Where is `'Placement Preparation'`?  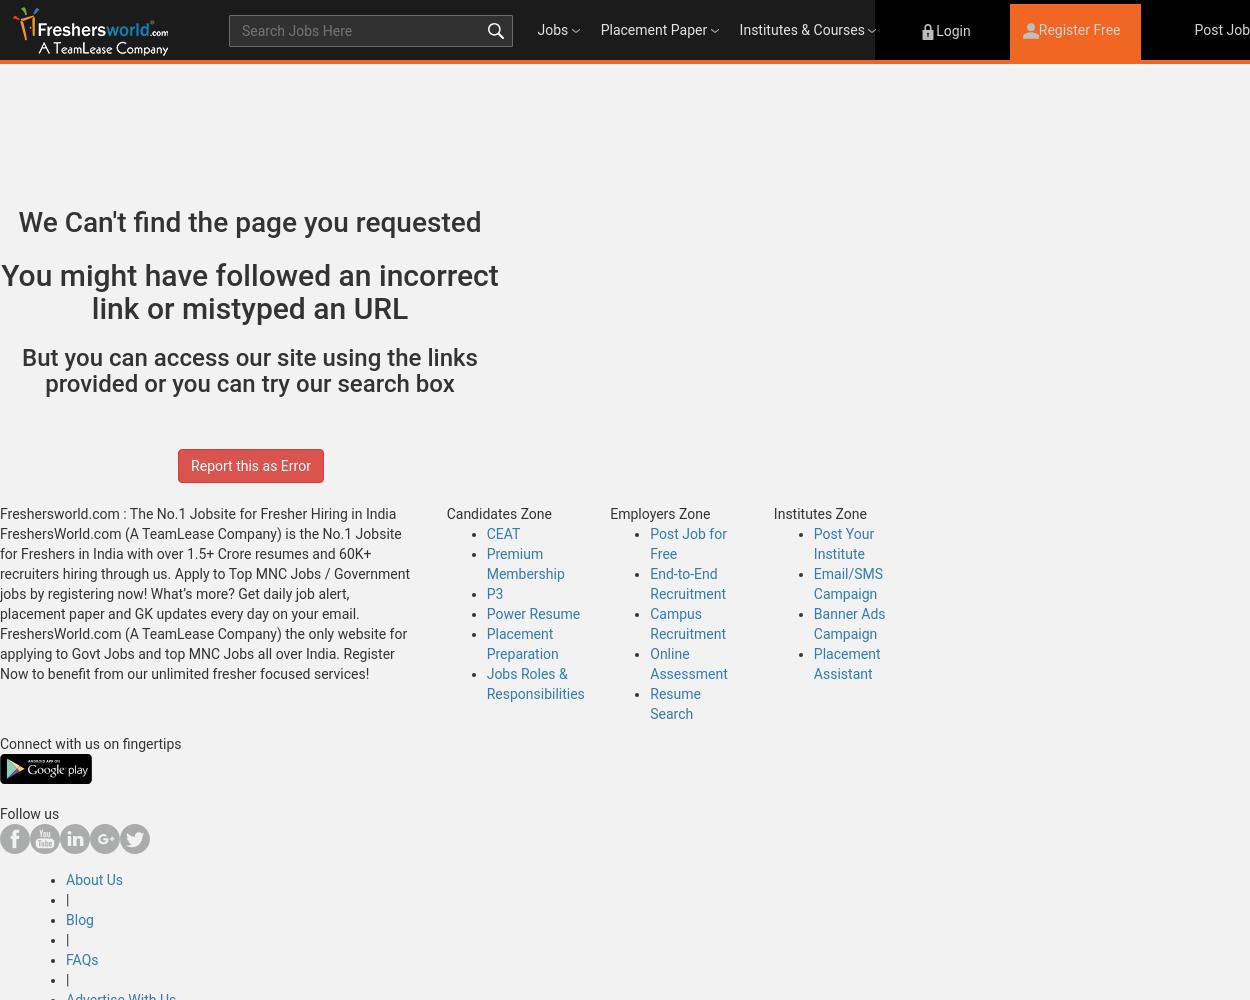 'Placement Preparation' is located at coordinates (522, 644).